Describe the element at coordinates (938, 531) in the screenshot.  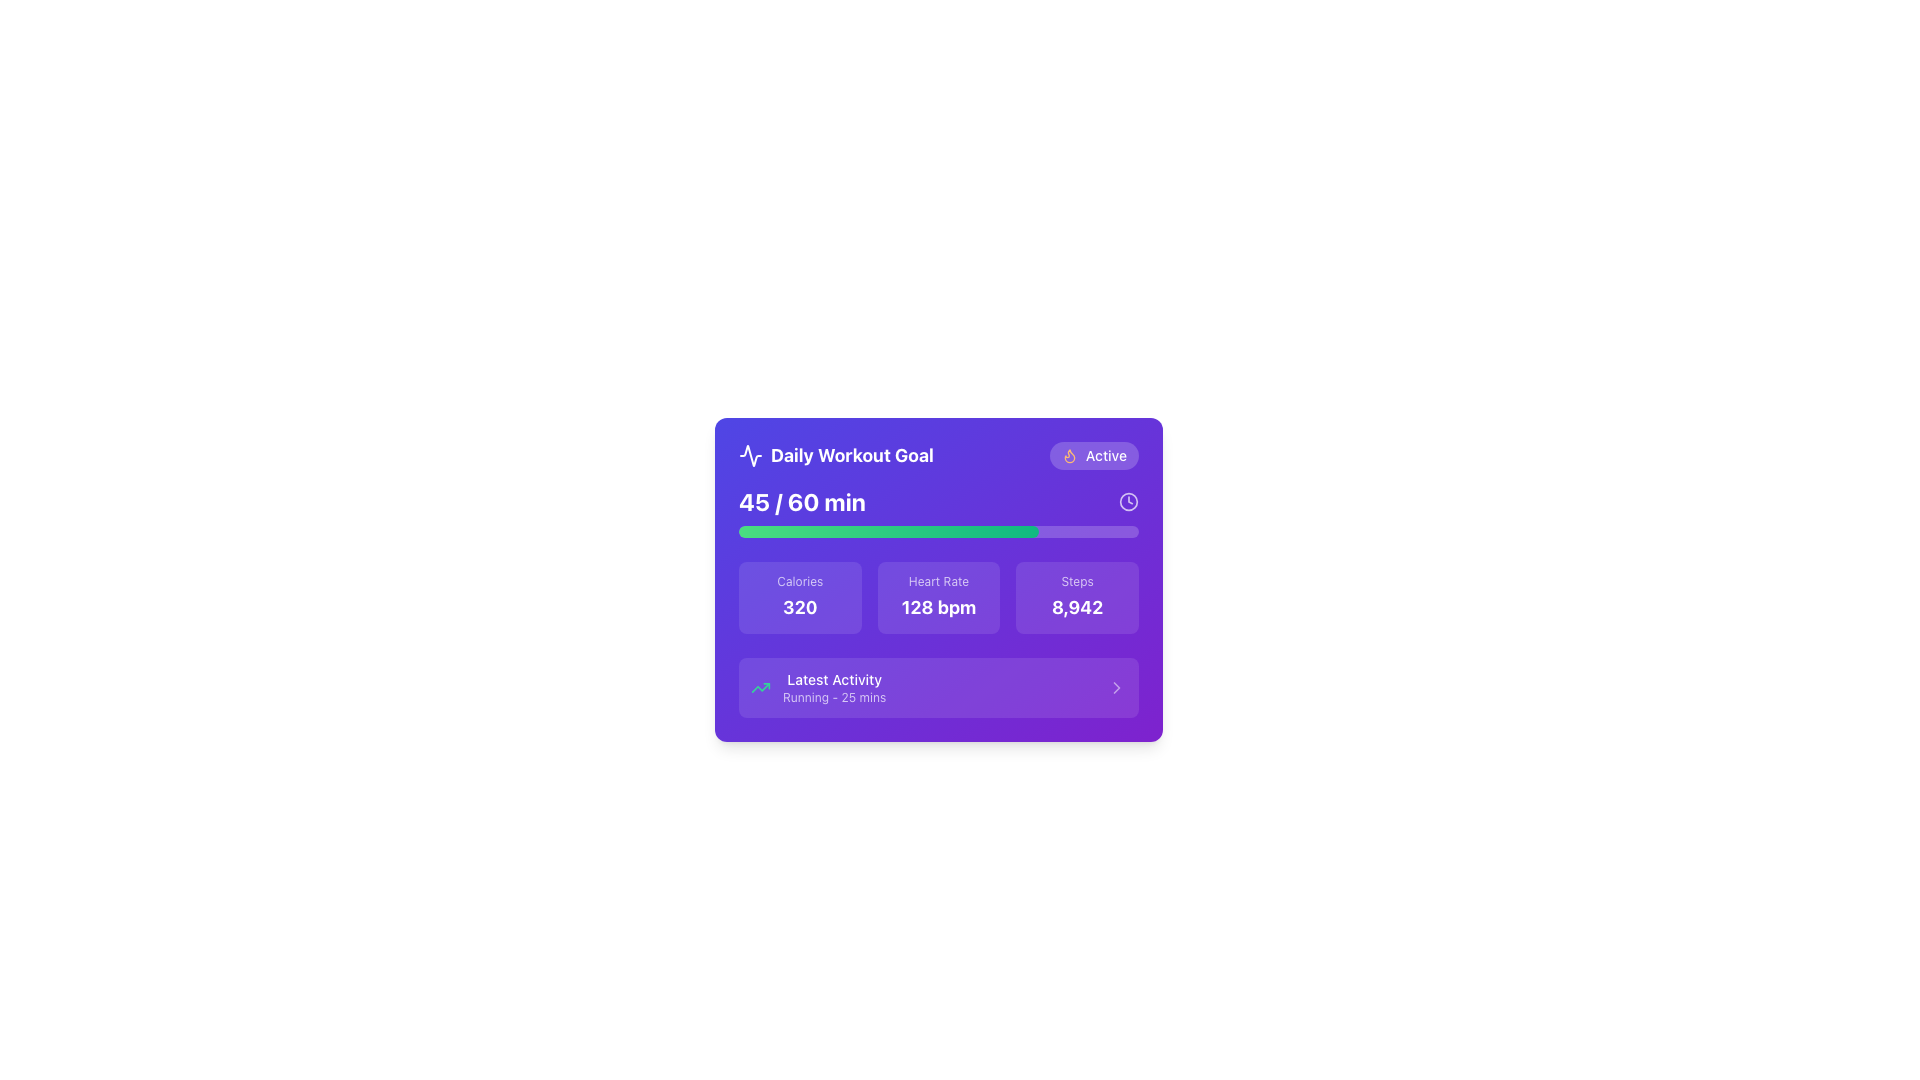
I see `the progress indicator that visually represents a completion level of 75%, located directly below the text '45 / 60 min'` at that location.